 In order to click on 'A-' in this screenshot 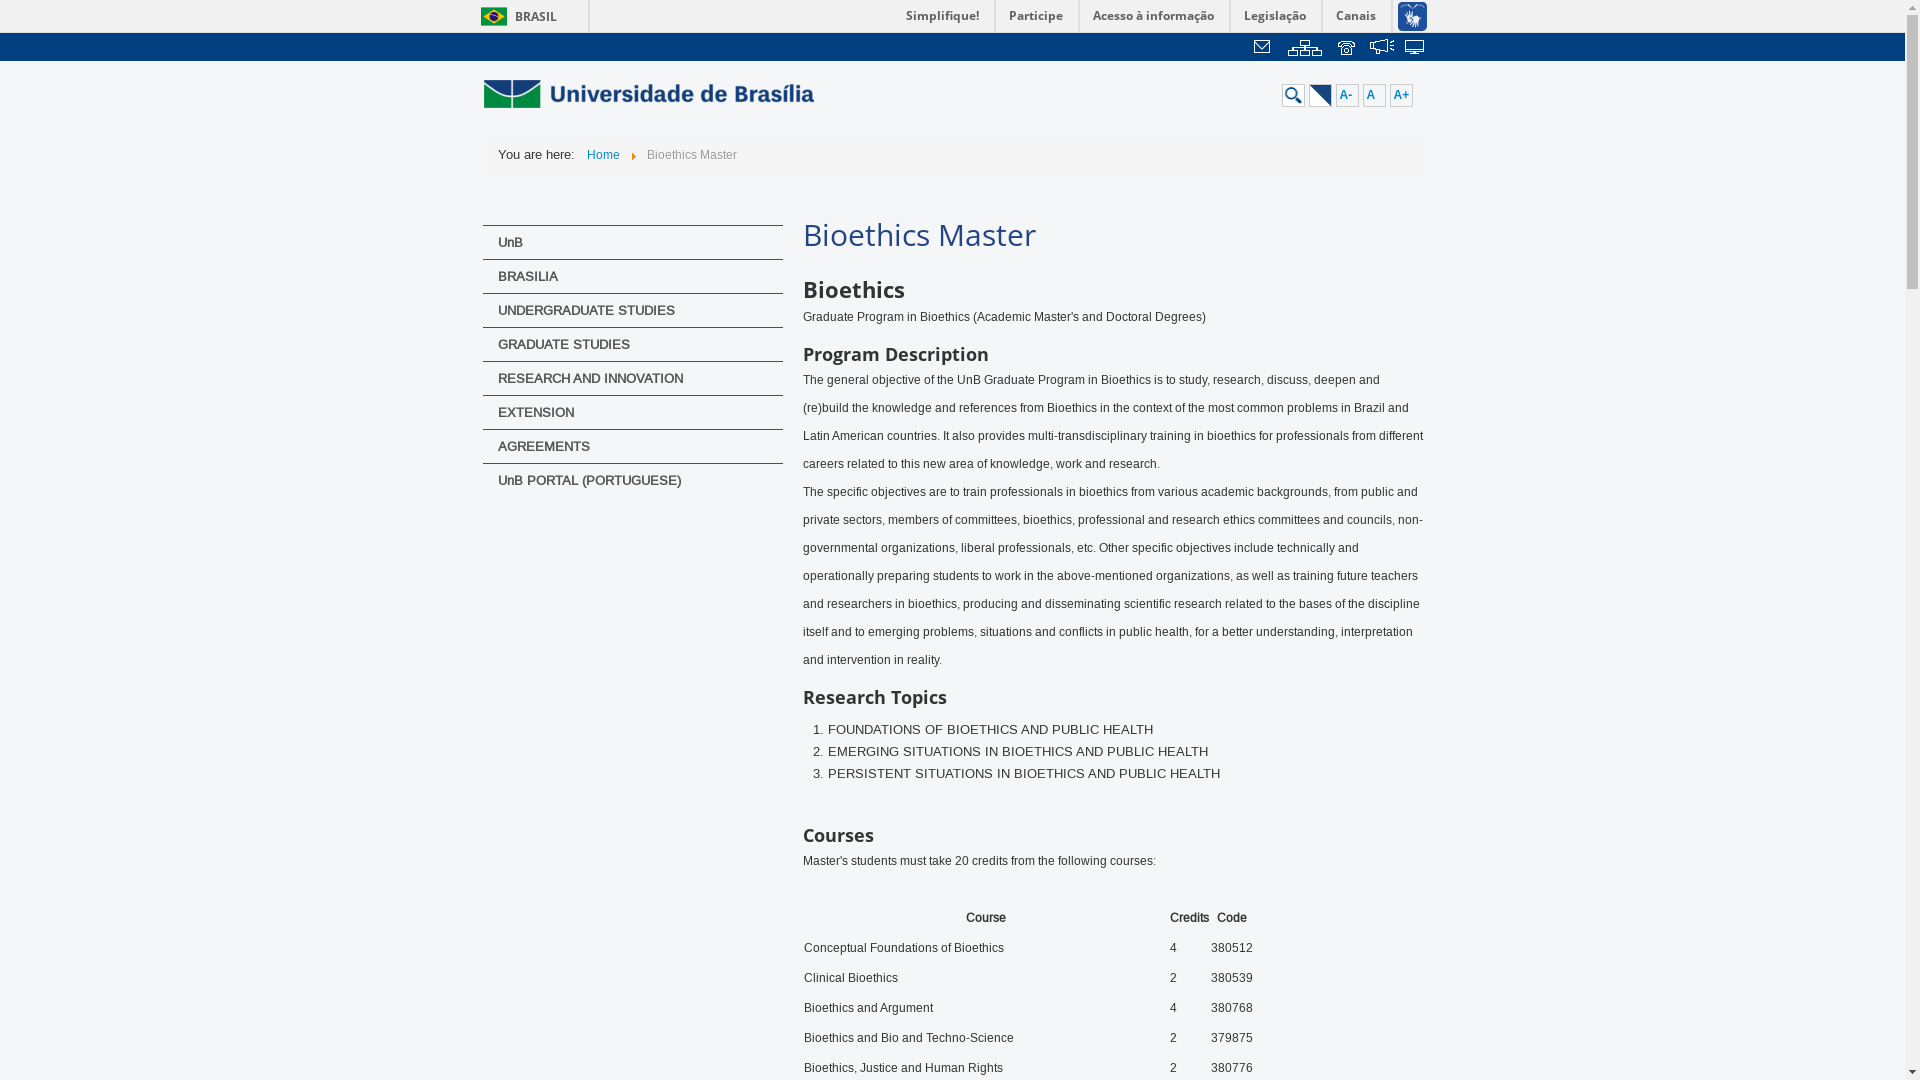, I will do `click(1347, 95)`.